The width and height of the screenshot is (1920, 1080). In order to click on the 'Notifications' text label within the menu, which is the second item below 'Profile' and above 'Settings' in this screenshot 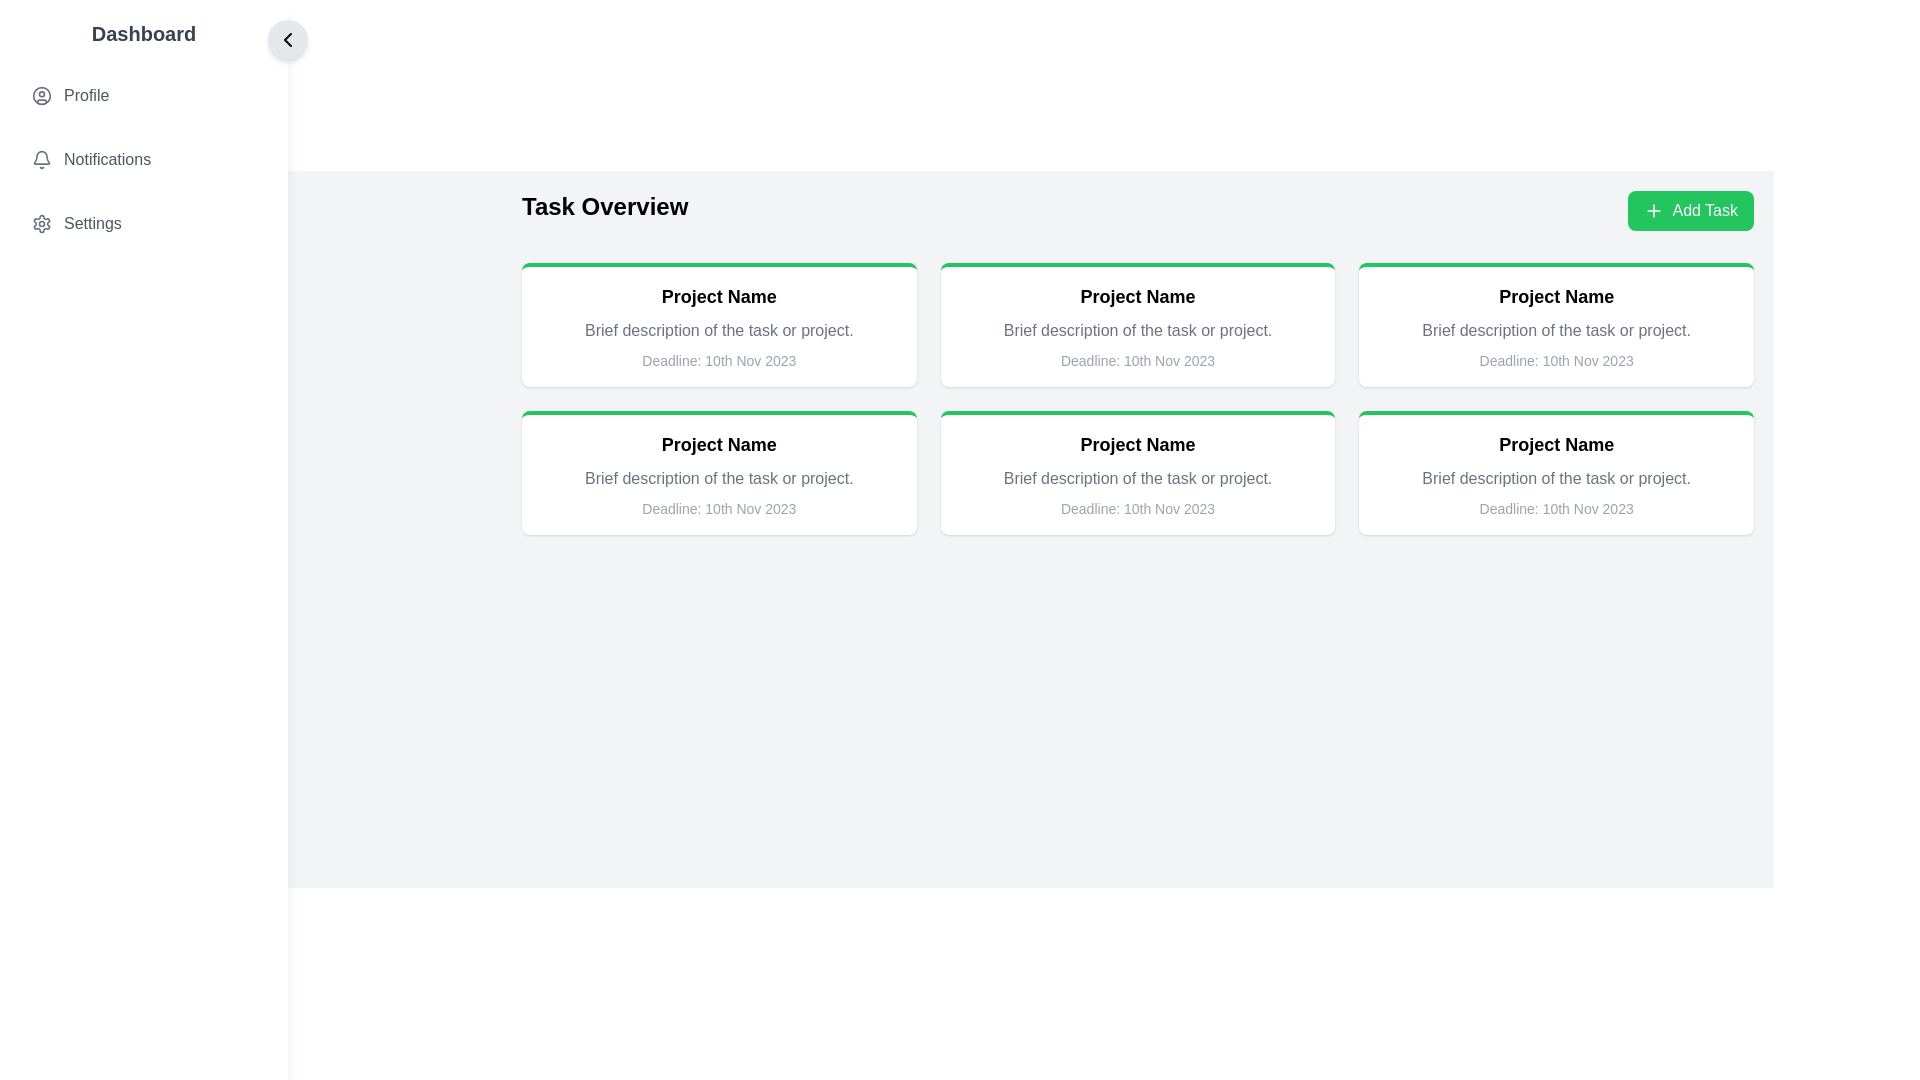, I will do `click(106, 158)`.